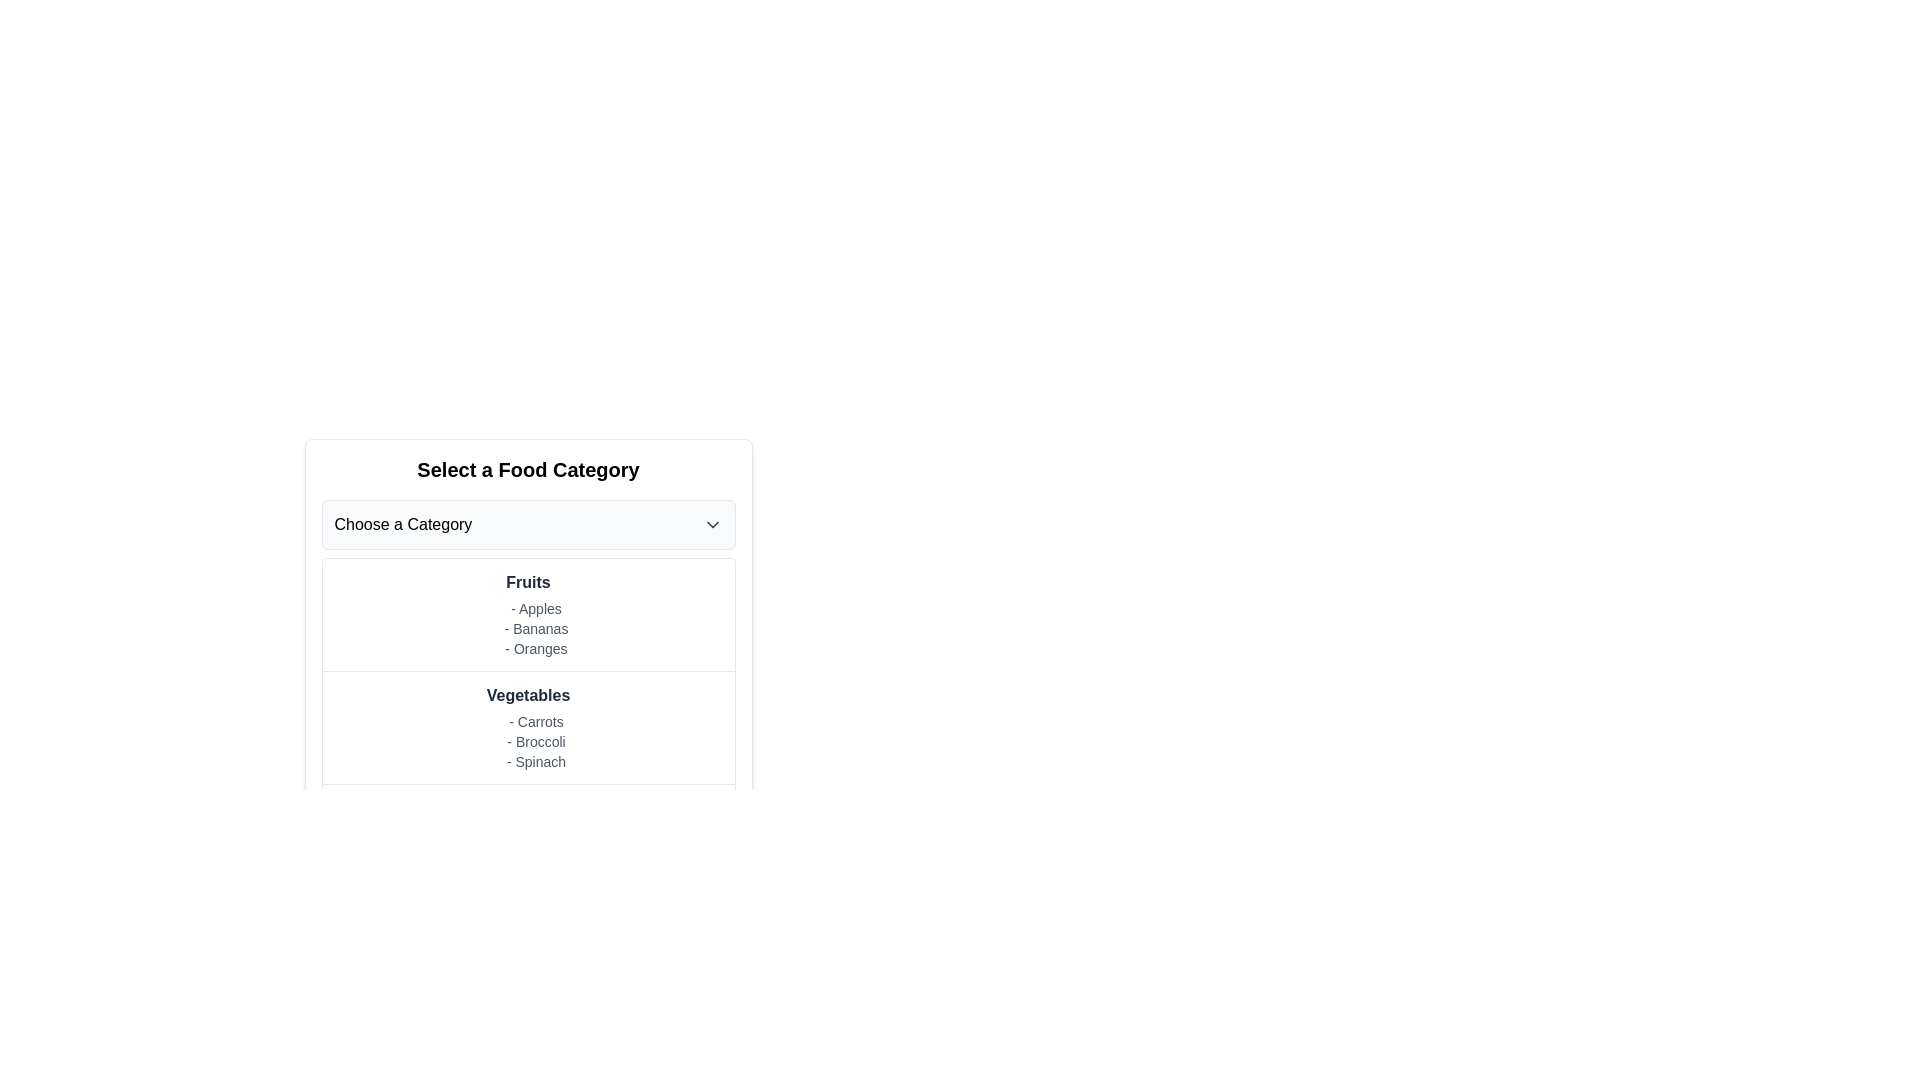  What do you see at coordinates (536, 627) in the screenshot?
I see `the static text label displaying 'Bananas', which is the second item in the vertical list under the 'Fruits' category` at bounding box center [536, 627].